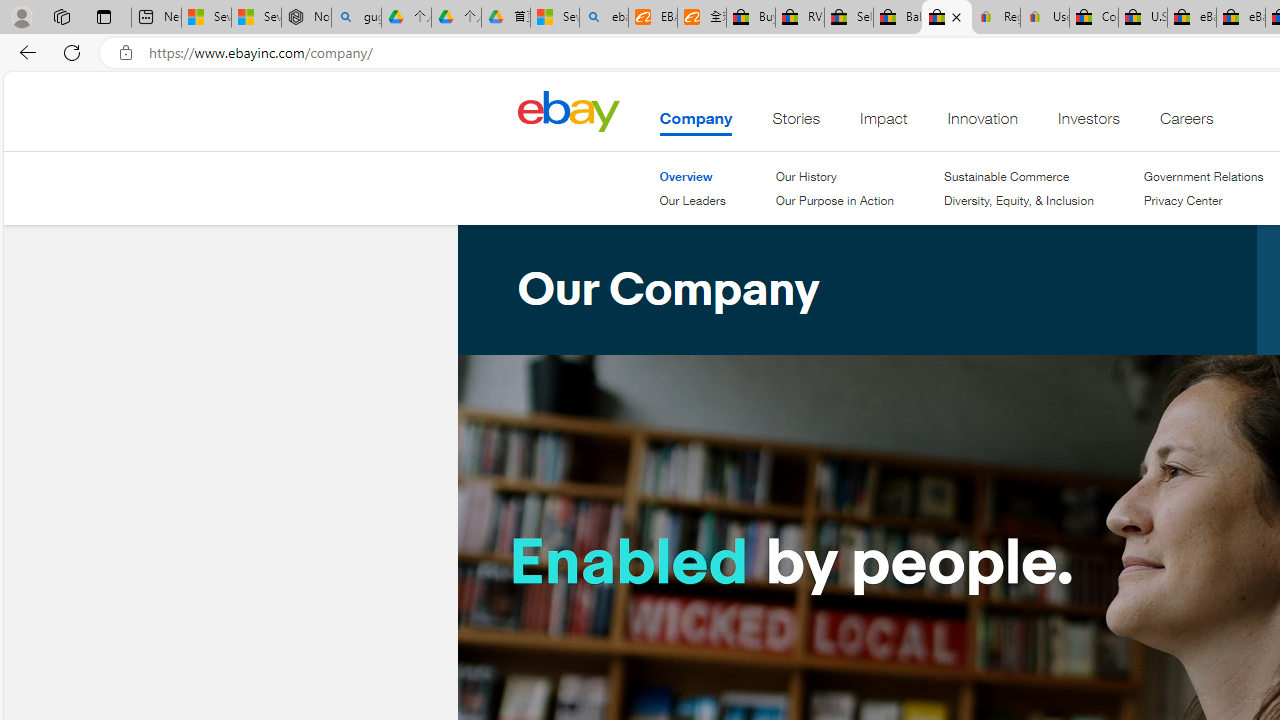  What do you see at coordinates (896, 17) in the screenshot?
I see `'Baby Keepsakes & Announcements for sale | eBay'` at bounding box center [896, 17].